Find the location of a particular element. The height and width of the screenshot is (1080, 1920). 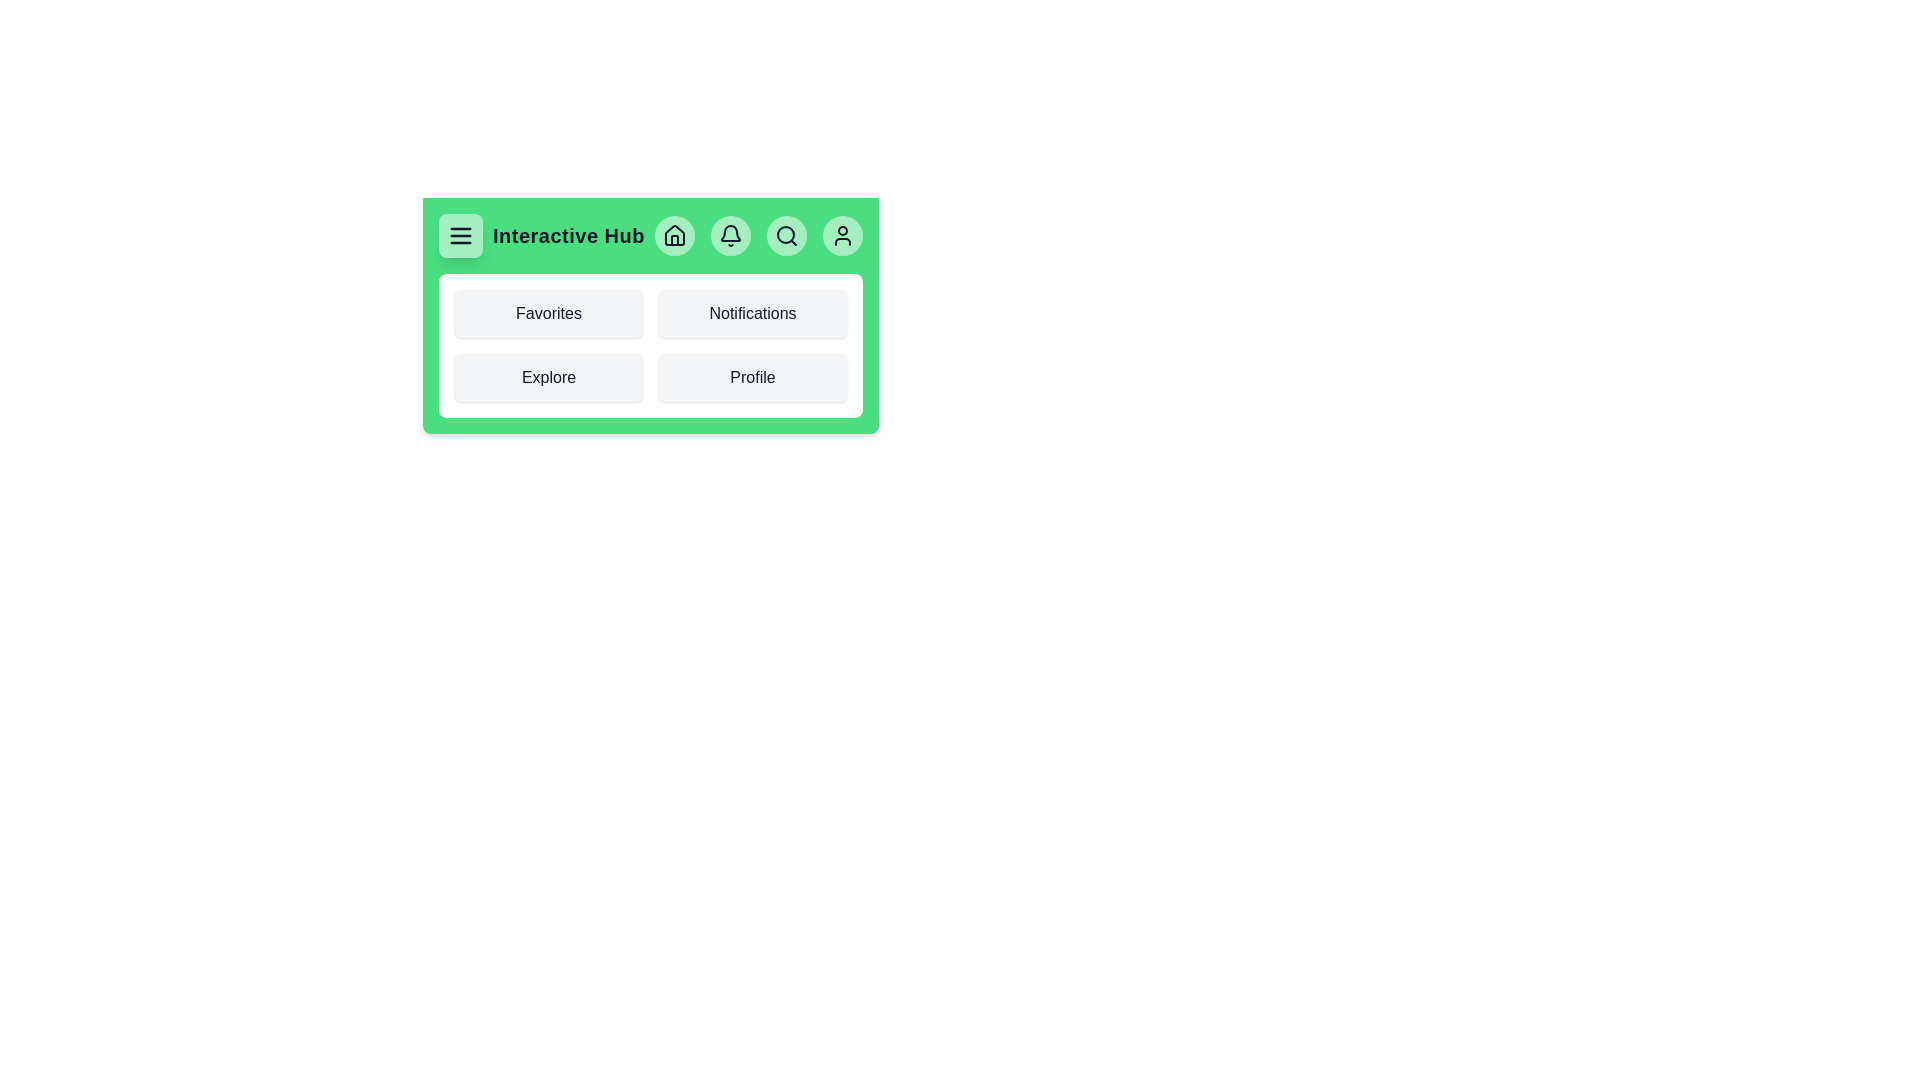

the interactive element Profile Link is located at coordinates (752, 378).